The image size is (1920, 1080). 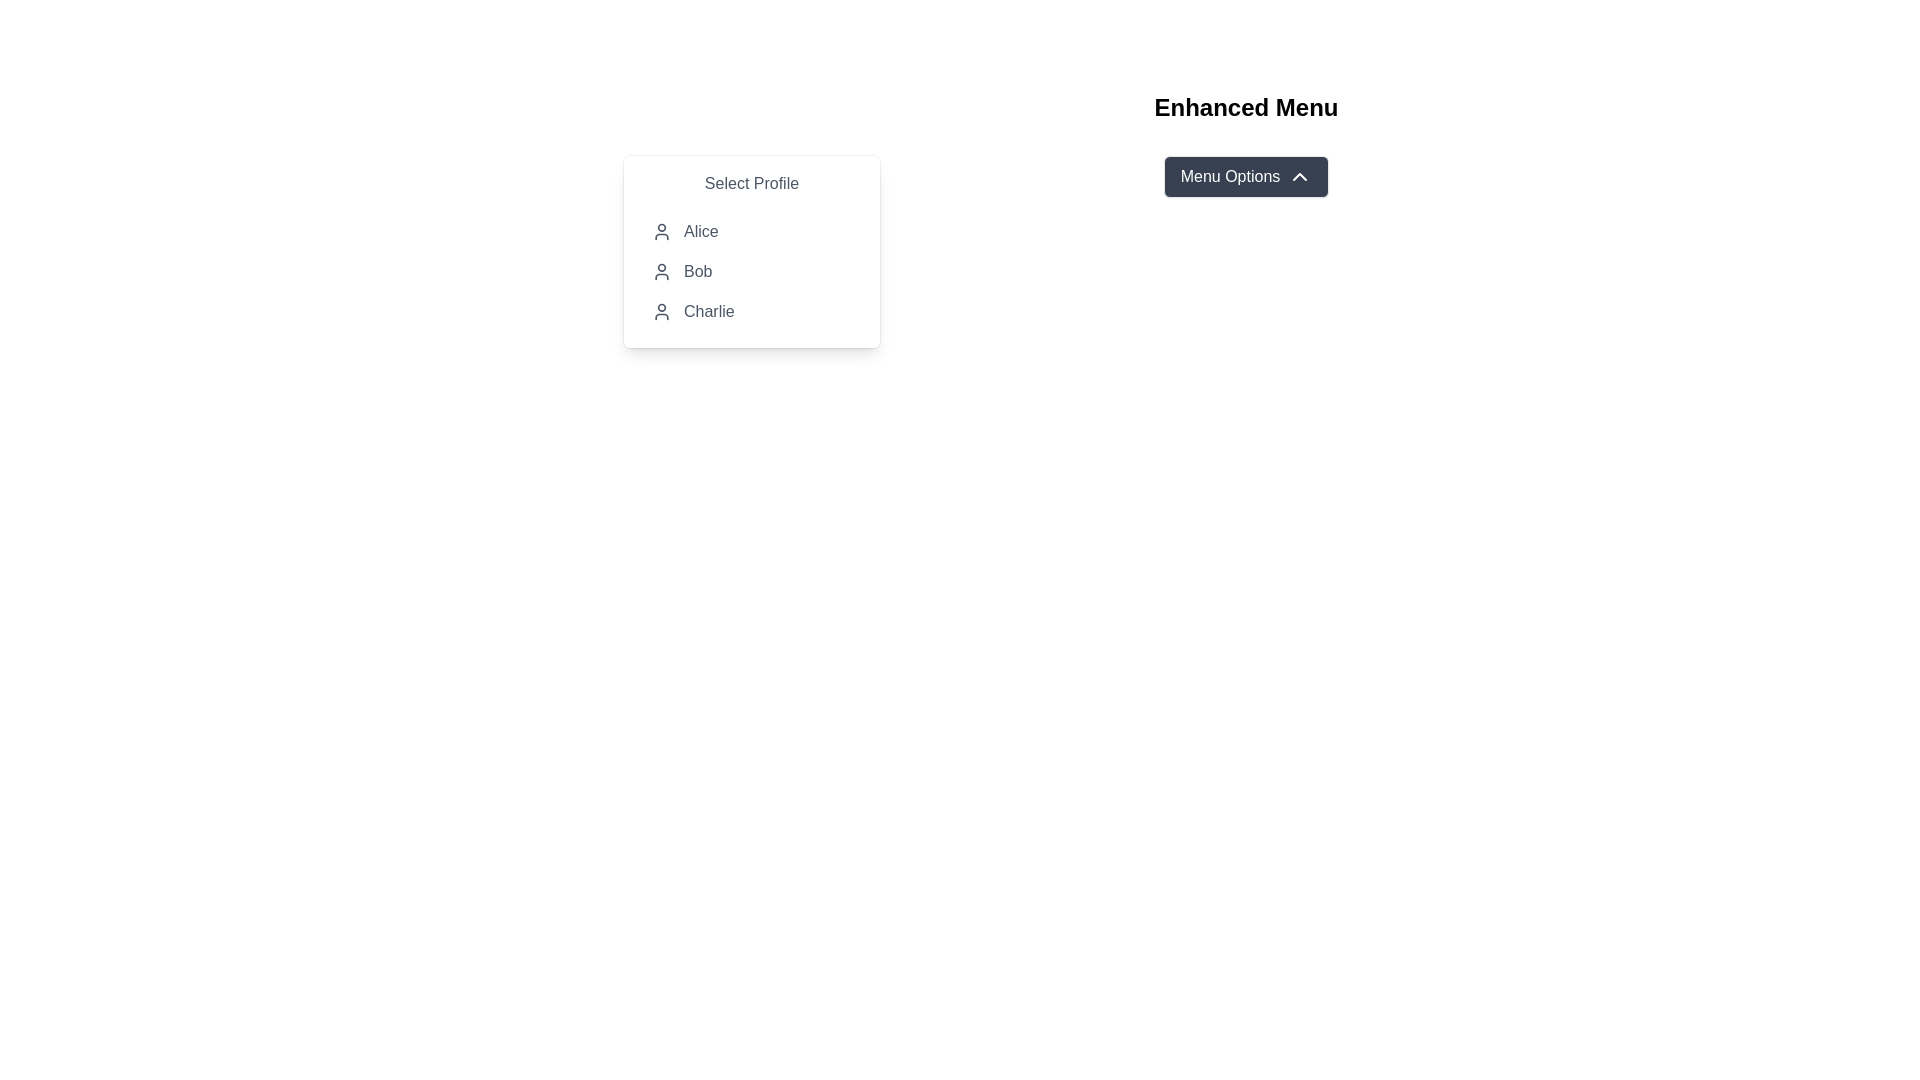 I want to click on the user profile list item named 'Alice', so click(x=751, y=230).